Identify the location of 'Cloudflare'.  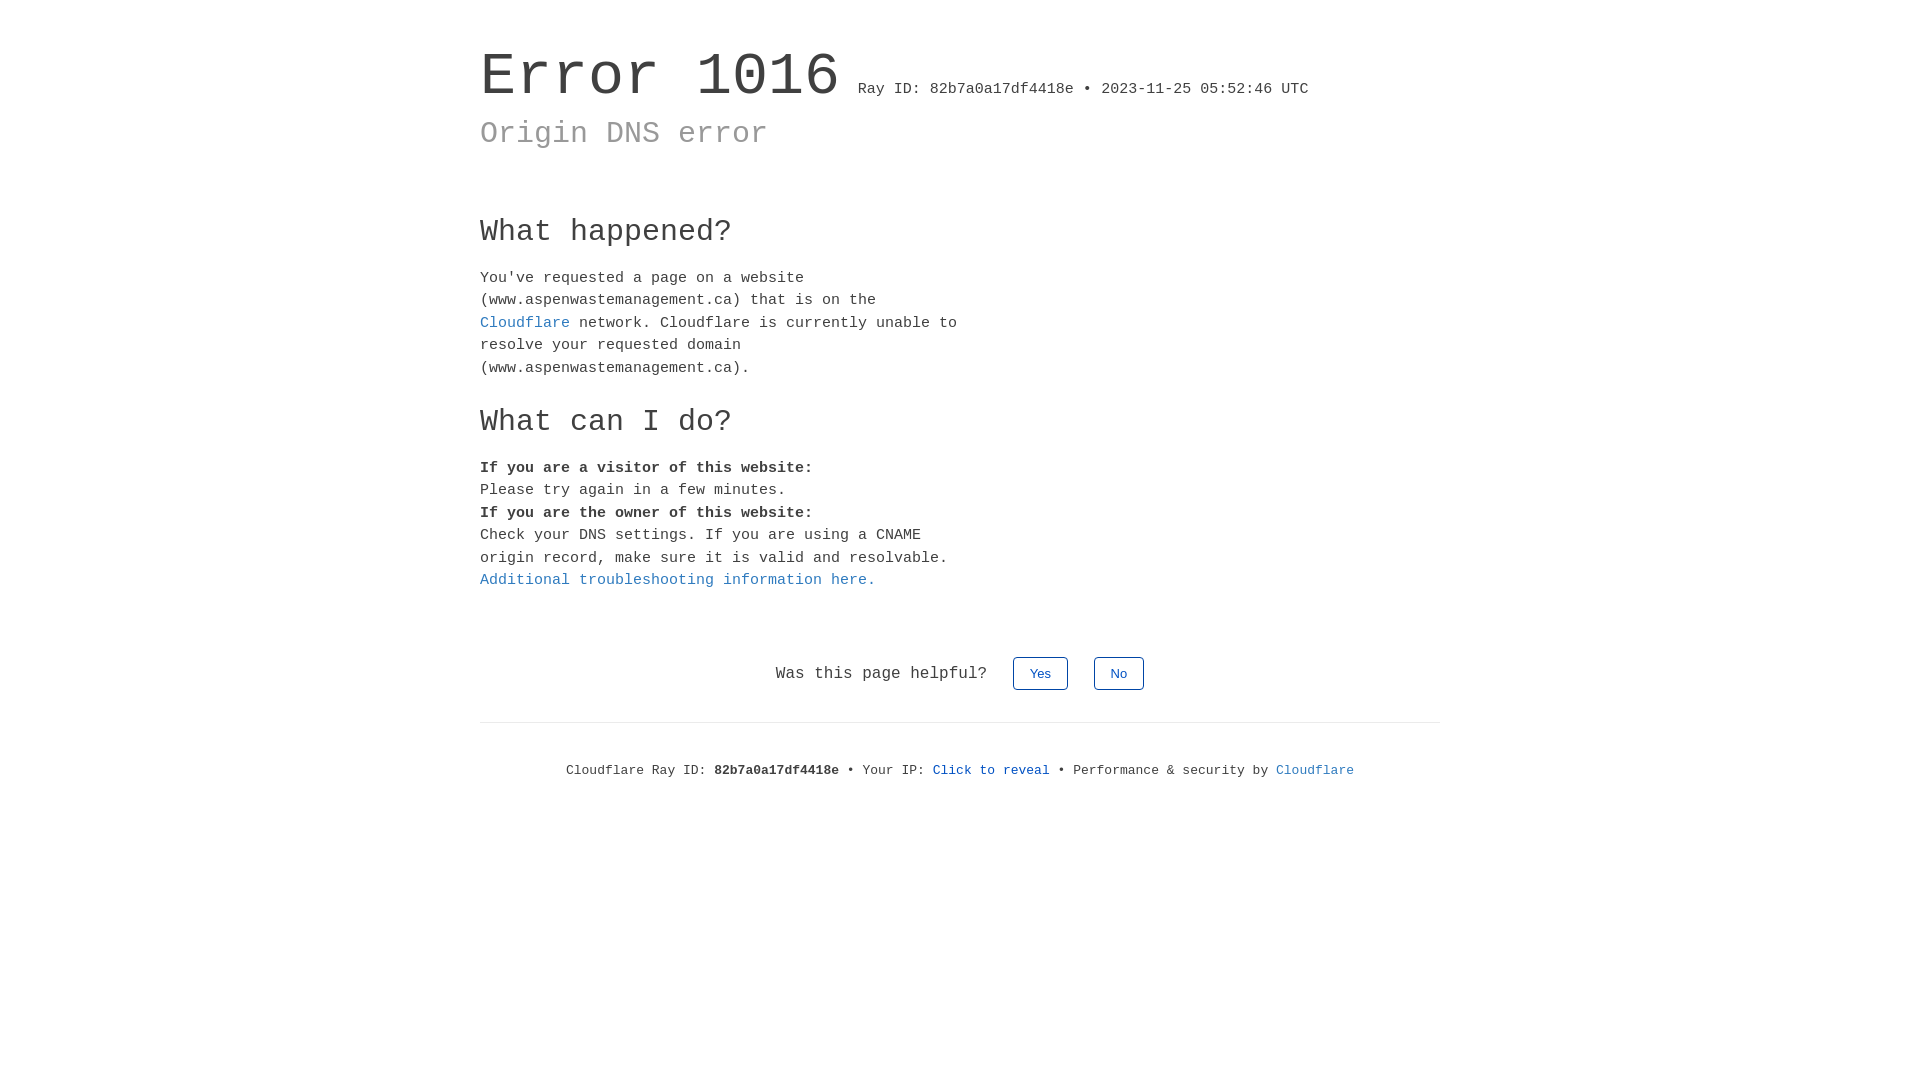
(524, 321).